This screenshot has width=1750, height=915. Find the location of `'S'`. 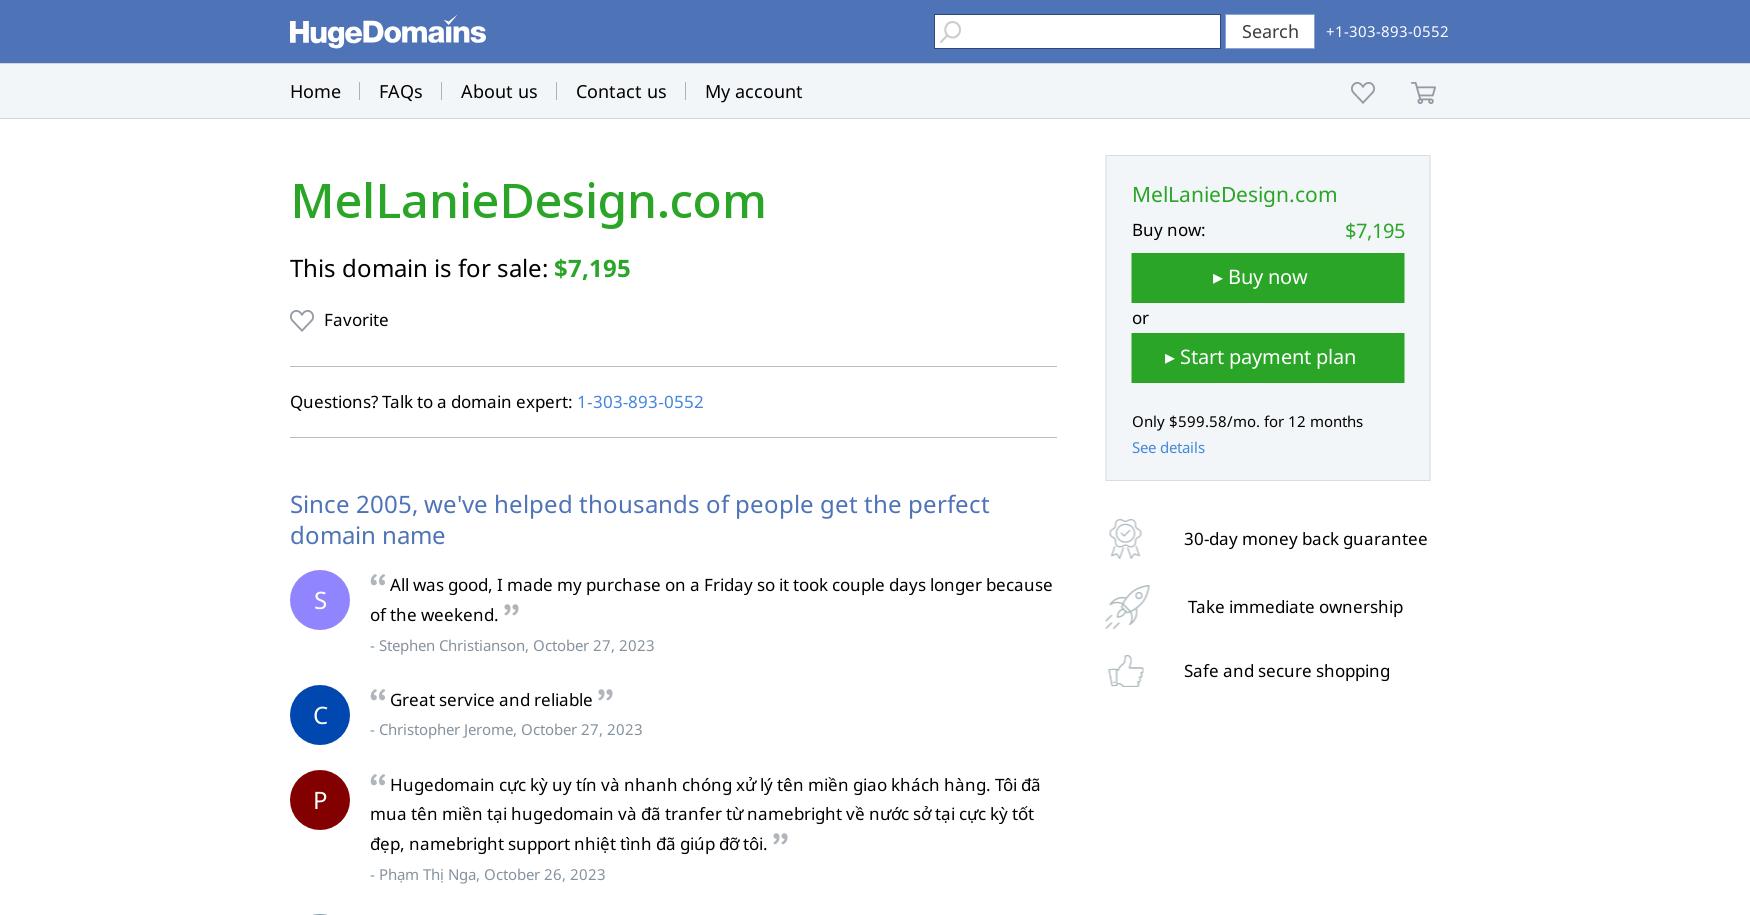

'S' is located at coordinates (319, 598).